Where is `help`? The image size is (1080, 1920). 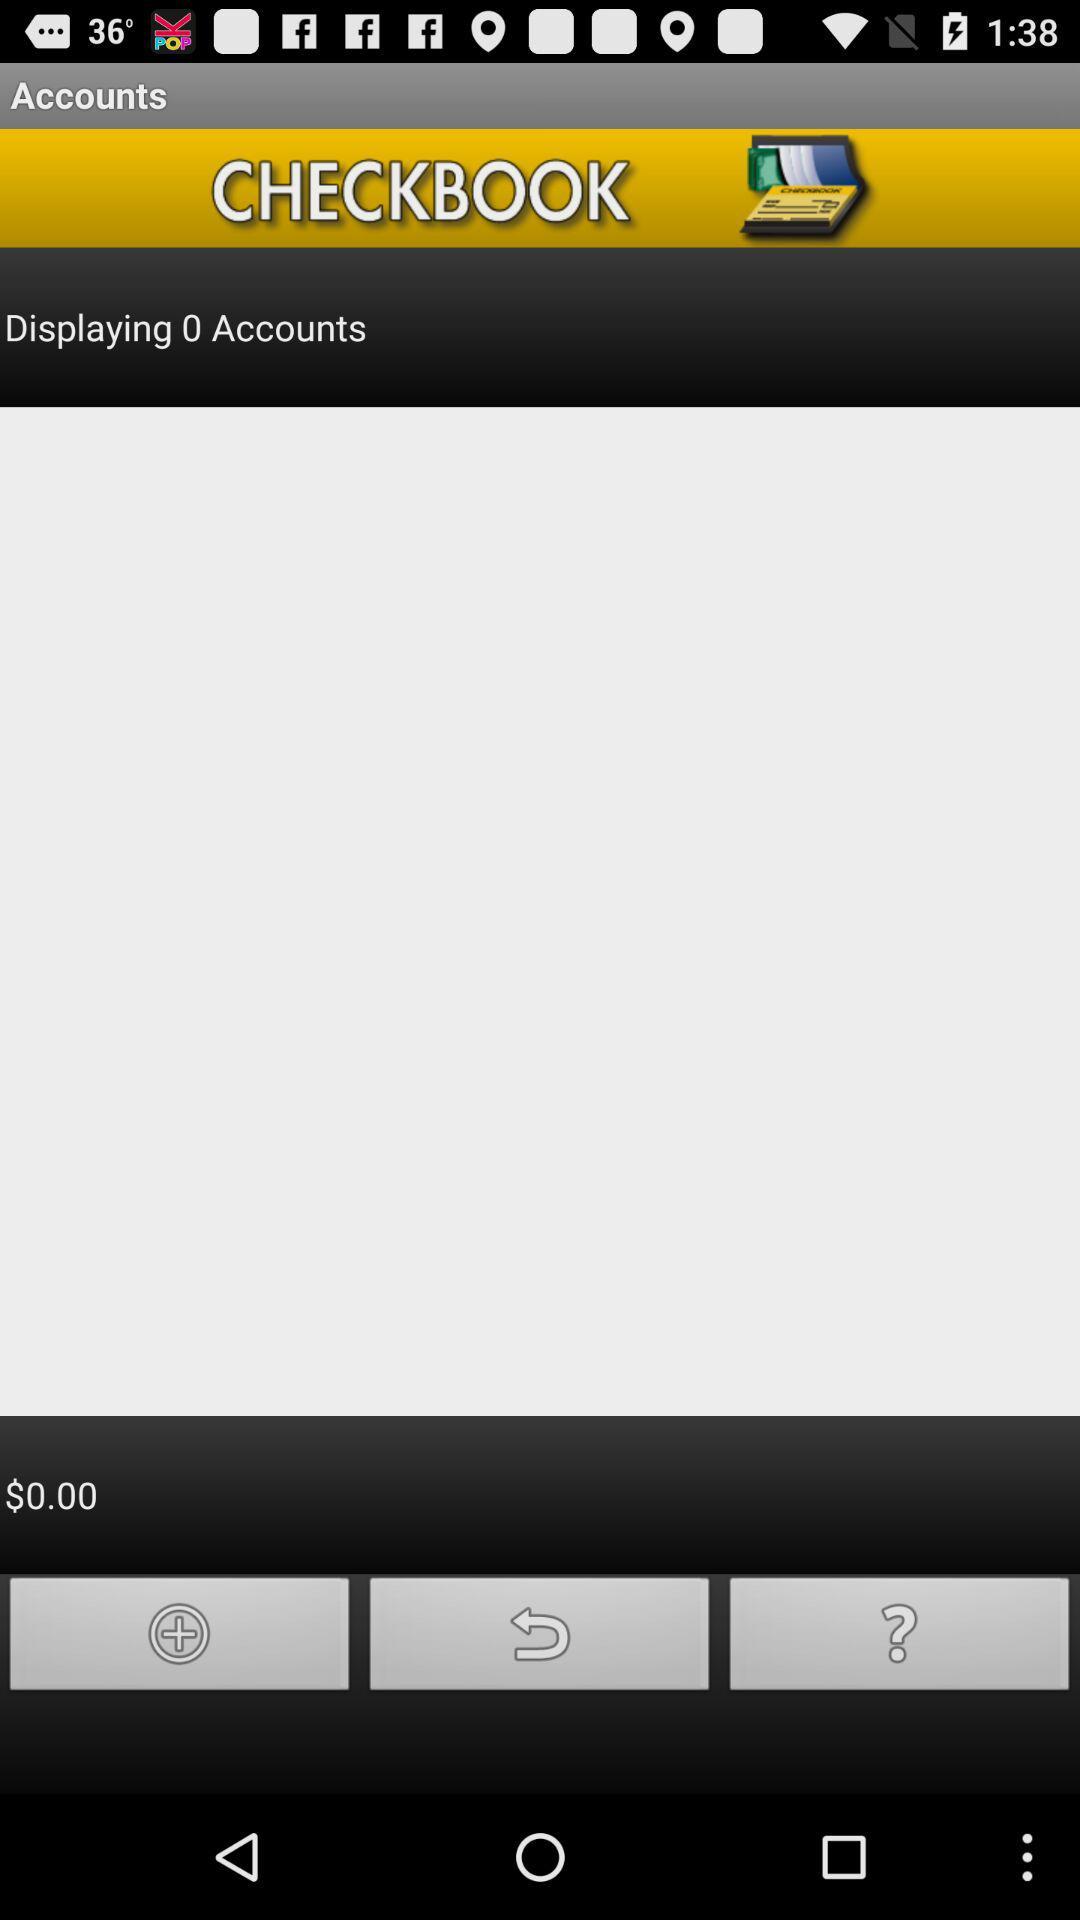 help is located at coordinates (898, 1639).